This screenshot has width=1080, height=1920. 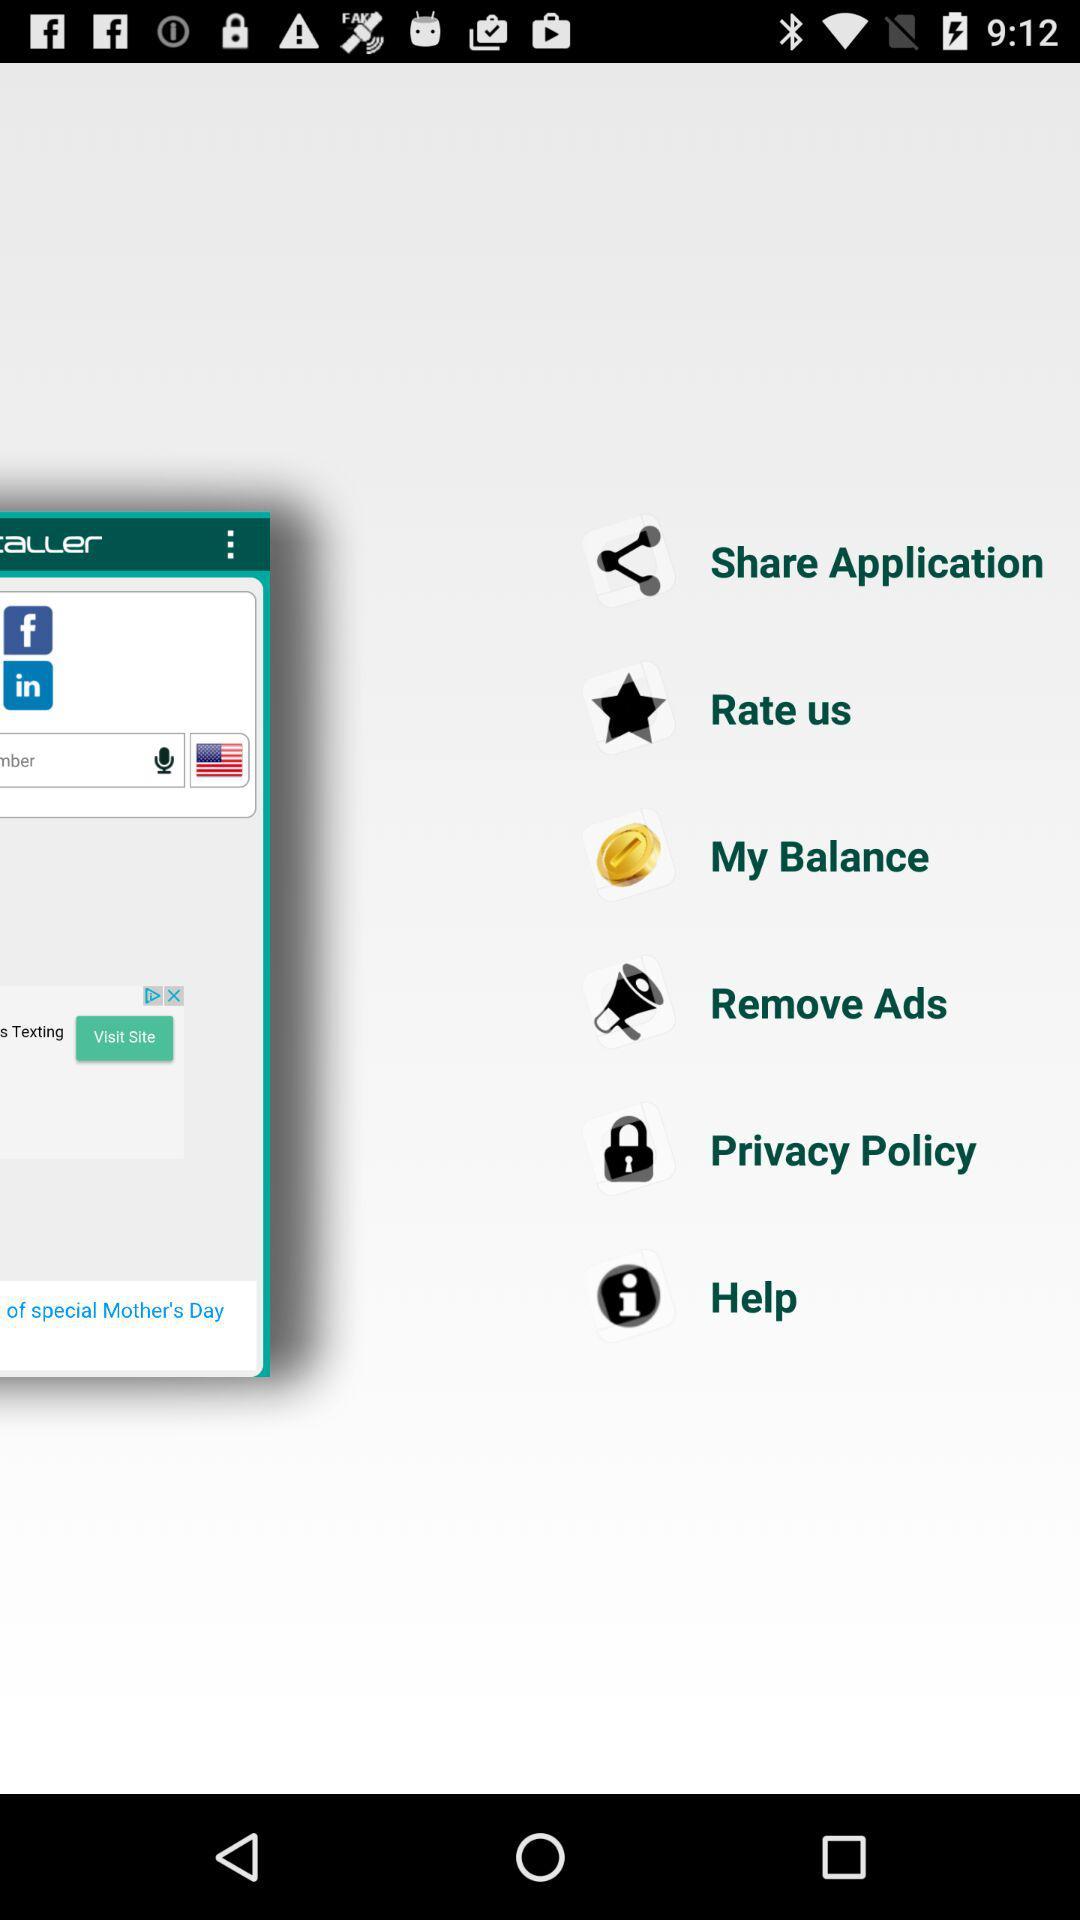 I want to click on the microphone icon, so click(x=163, y=813).